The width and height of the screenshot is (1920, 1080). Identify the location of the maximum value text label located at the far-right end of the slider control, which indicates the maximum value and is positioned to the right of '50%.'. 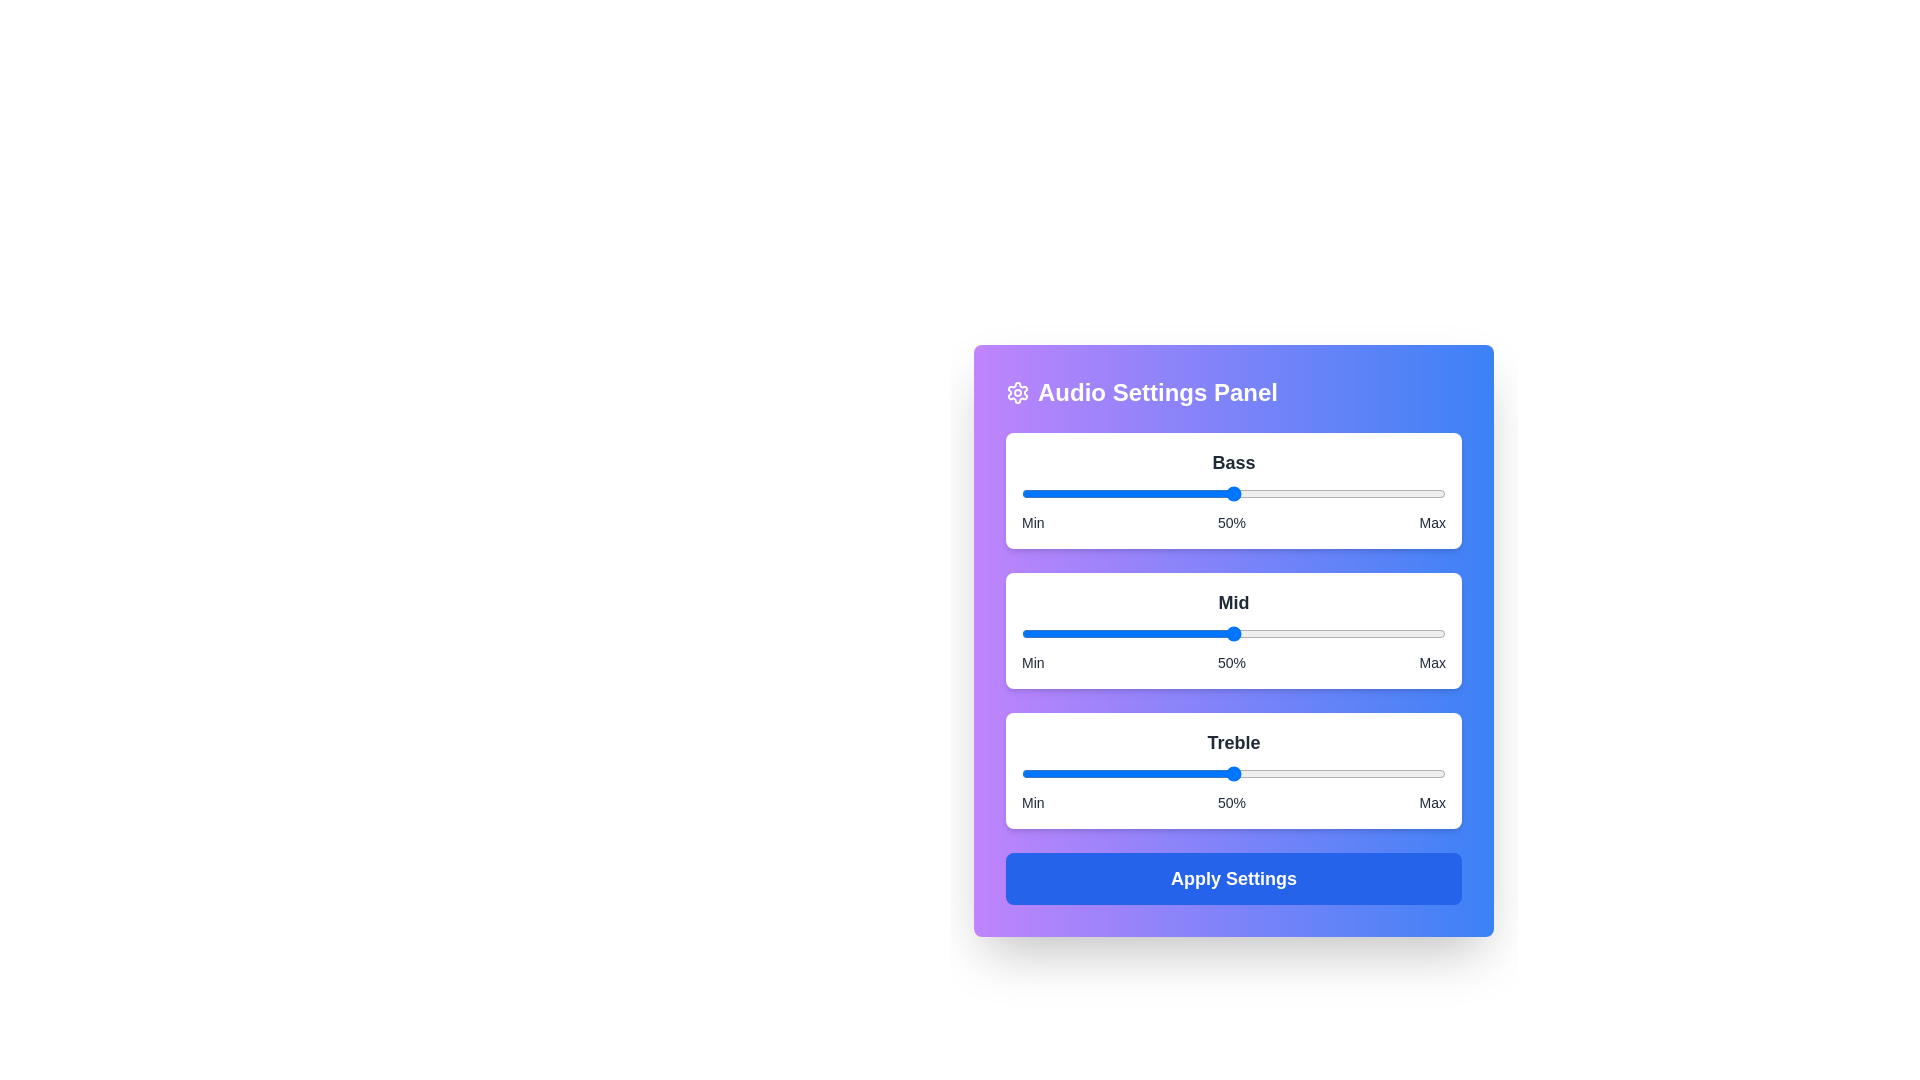
(1431, 522).